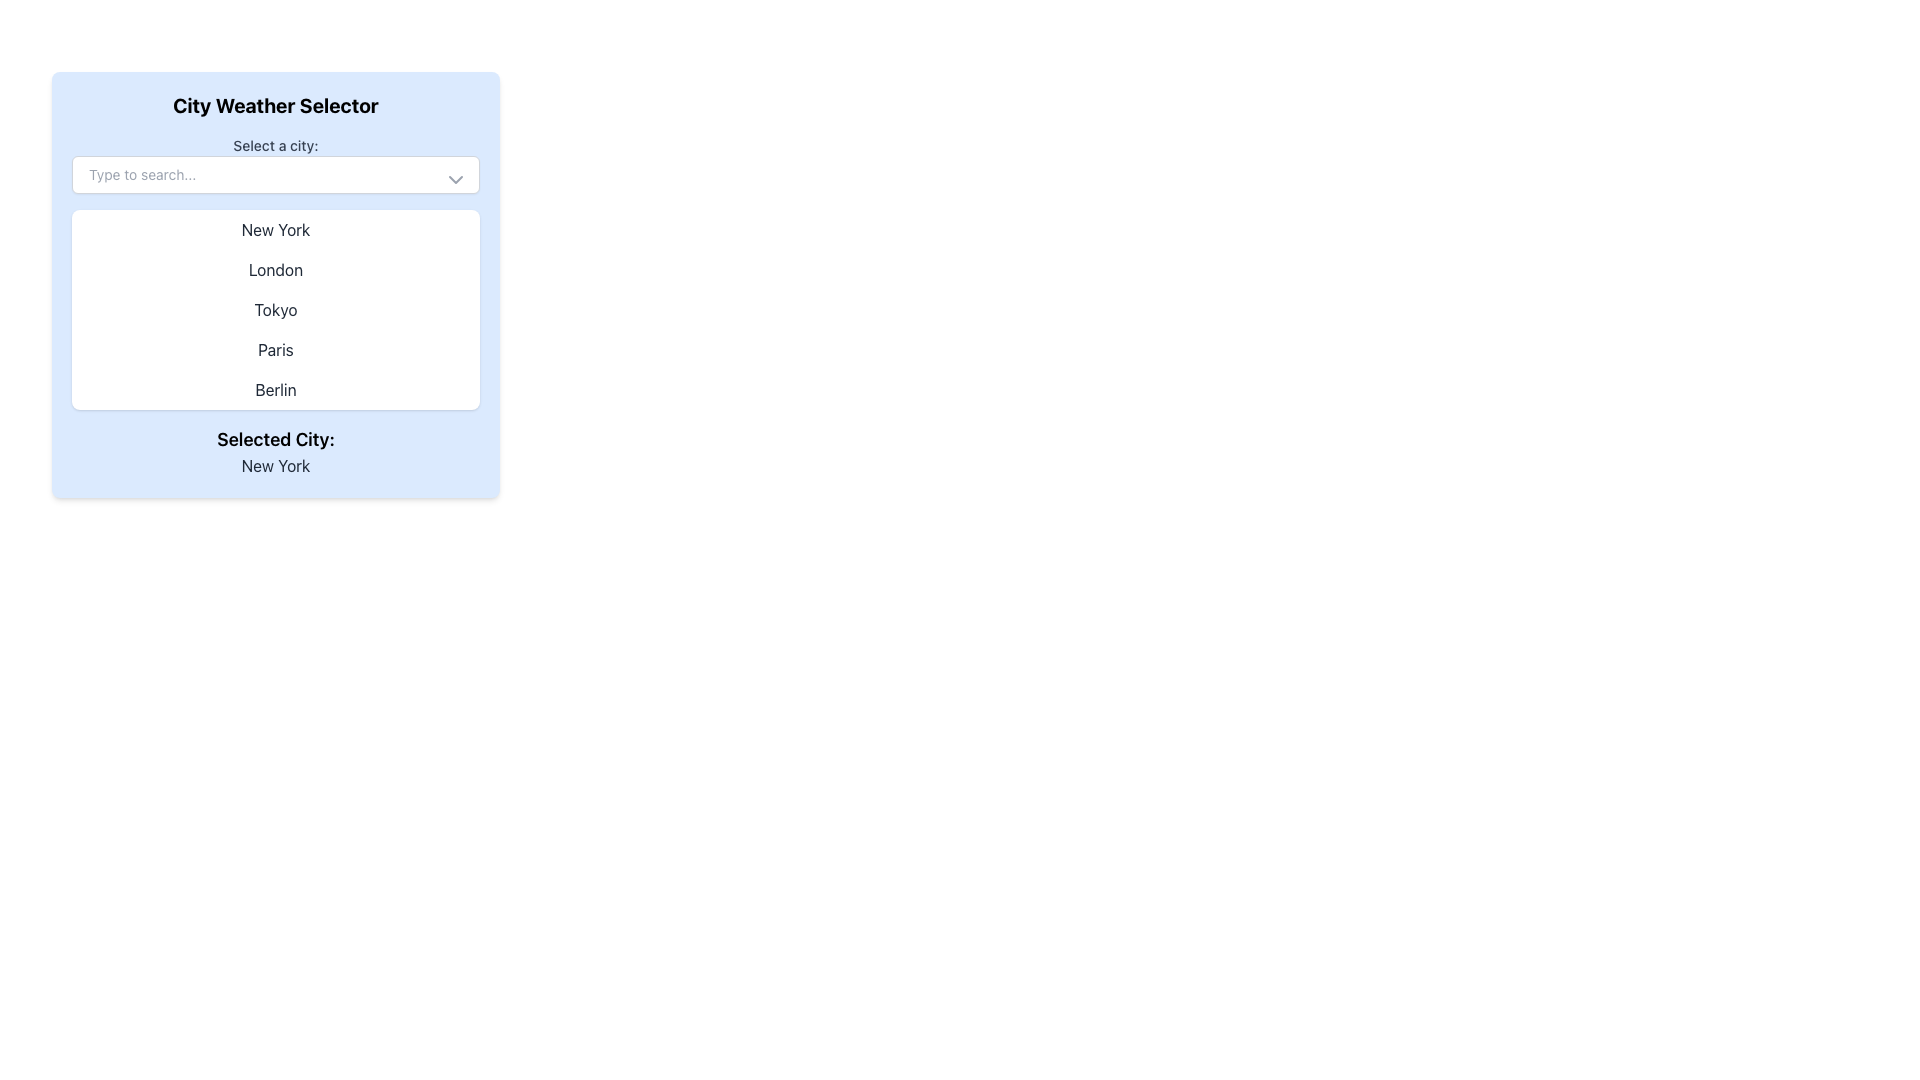 This screenshot has height=1080, width=1920. I want to click on the fifth city name in the dropdown list, so click(274, 389).